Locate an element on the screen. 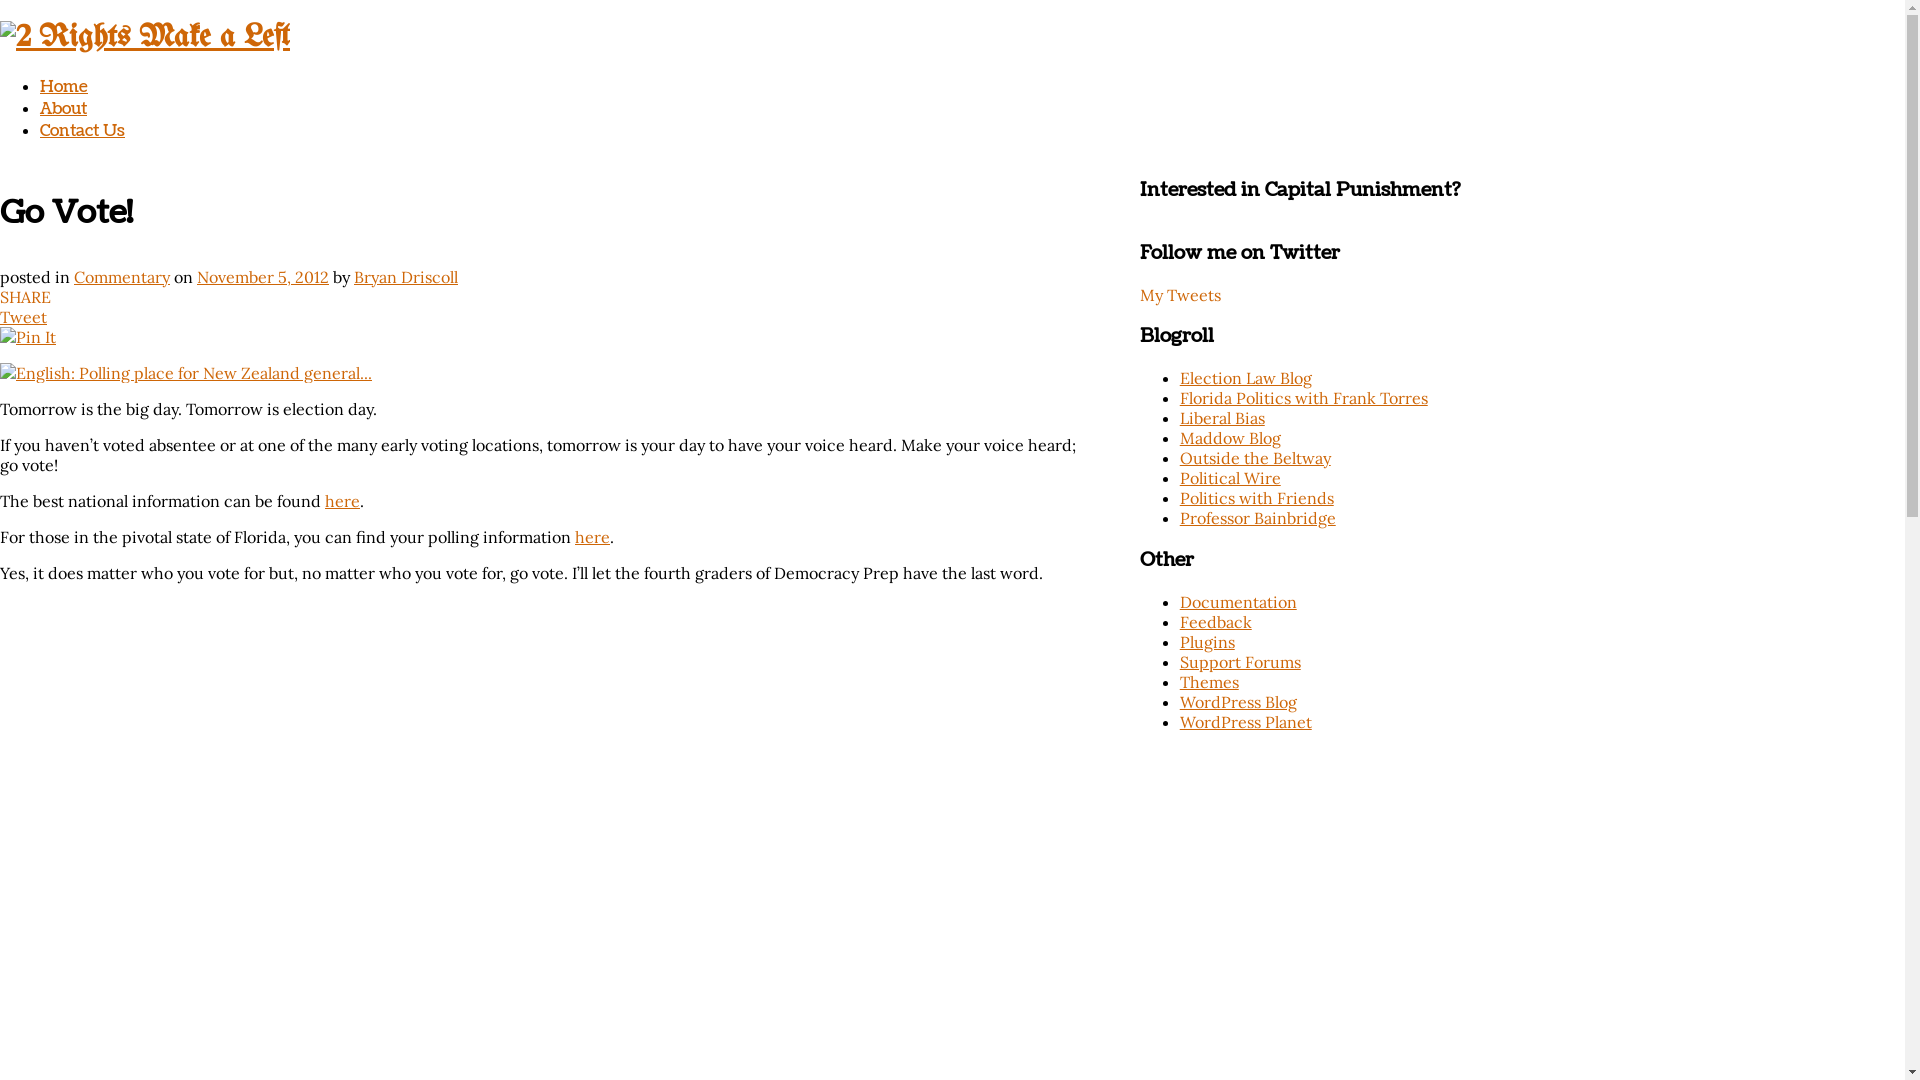 The width and height of the screenshot is (1920, 1080). 'here' is located at coordinates (342, 500).